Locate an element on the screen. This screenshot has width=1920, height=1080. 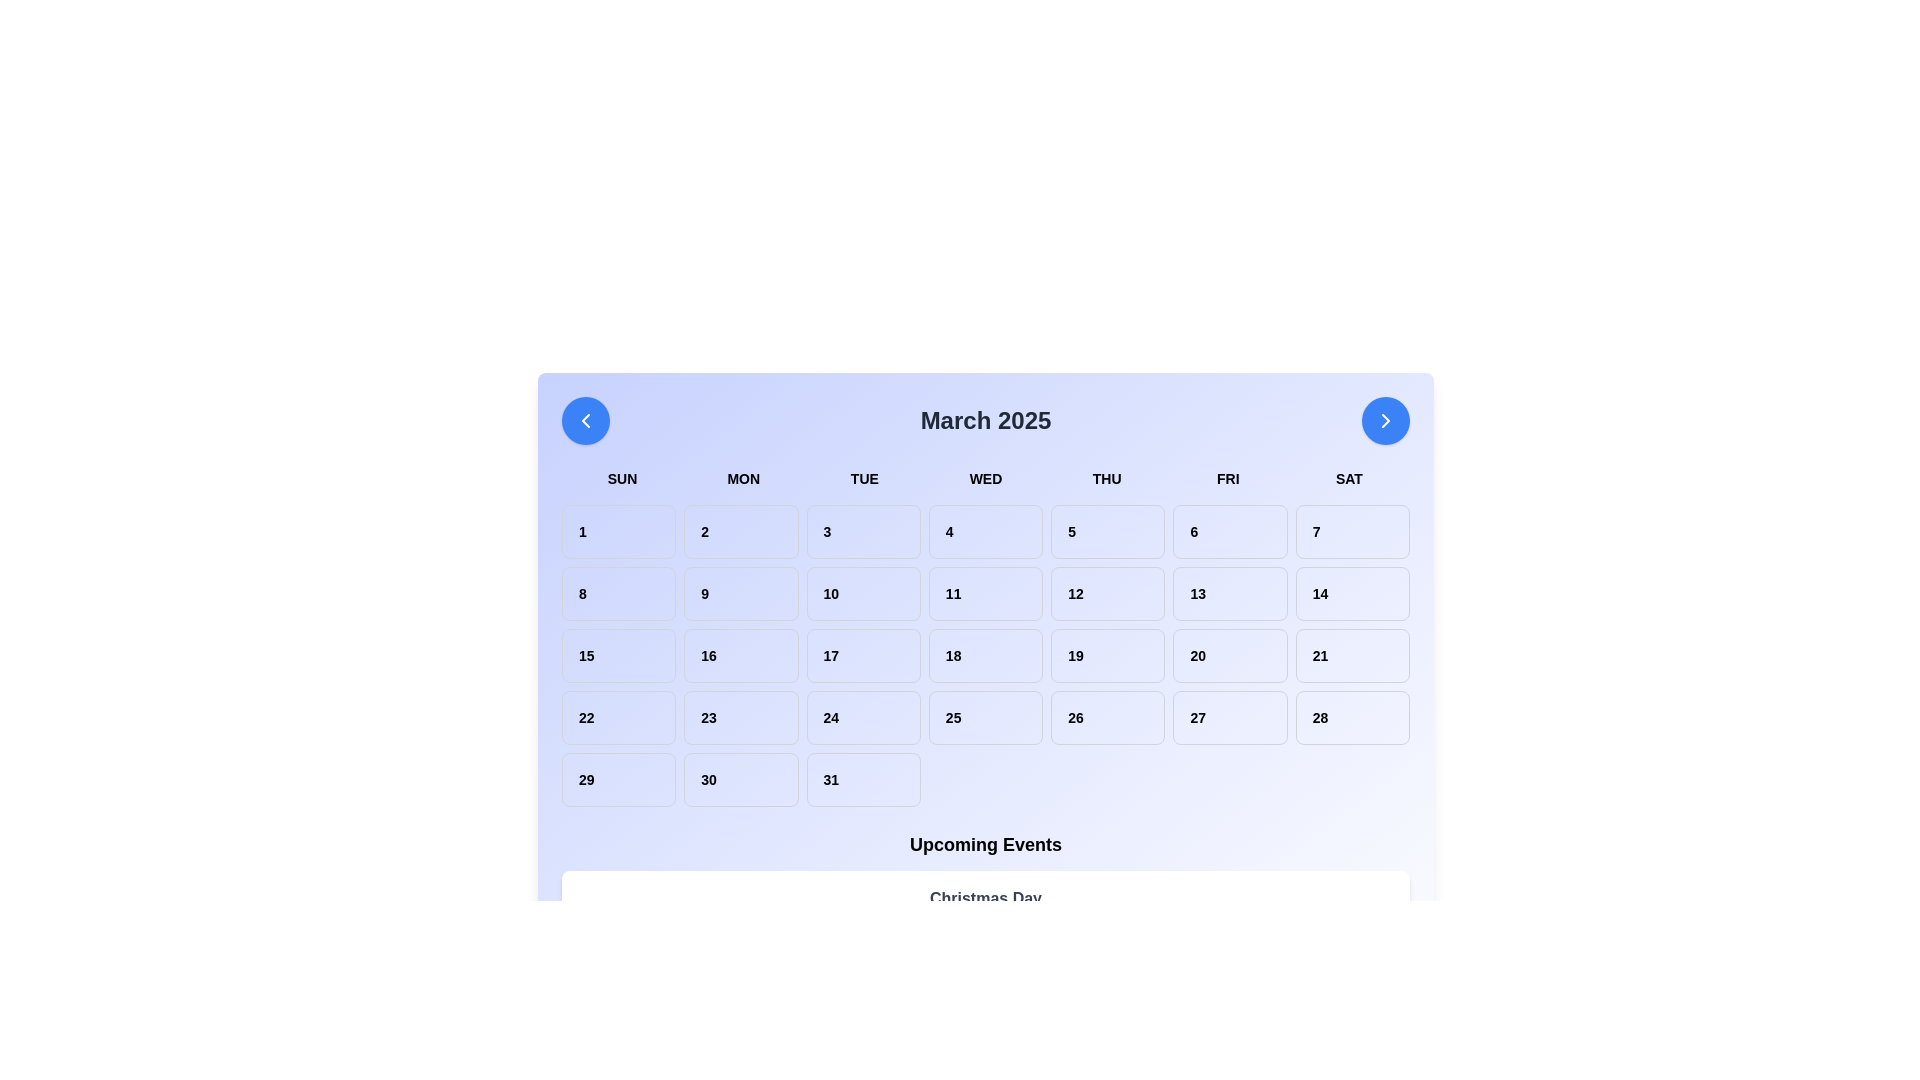
to select the calendar date block displaying the number '13', which is styled with a rounded border and changes color on hover, located in the second row and sixth column of the grid layout is located at coordinates (1229, 593).